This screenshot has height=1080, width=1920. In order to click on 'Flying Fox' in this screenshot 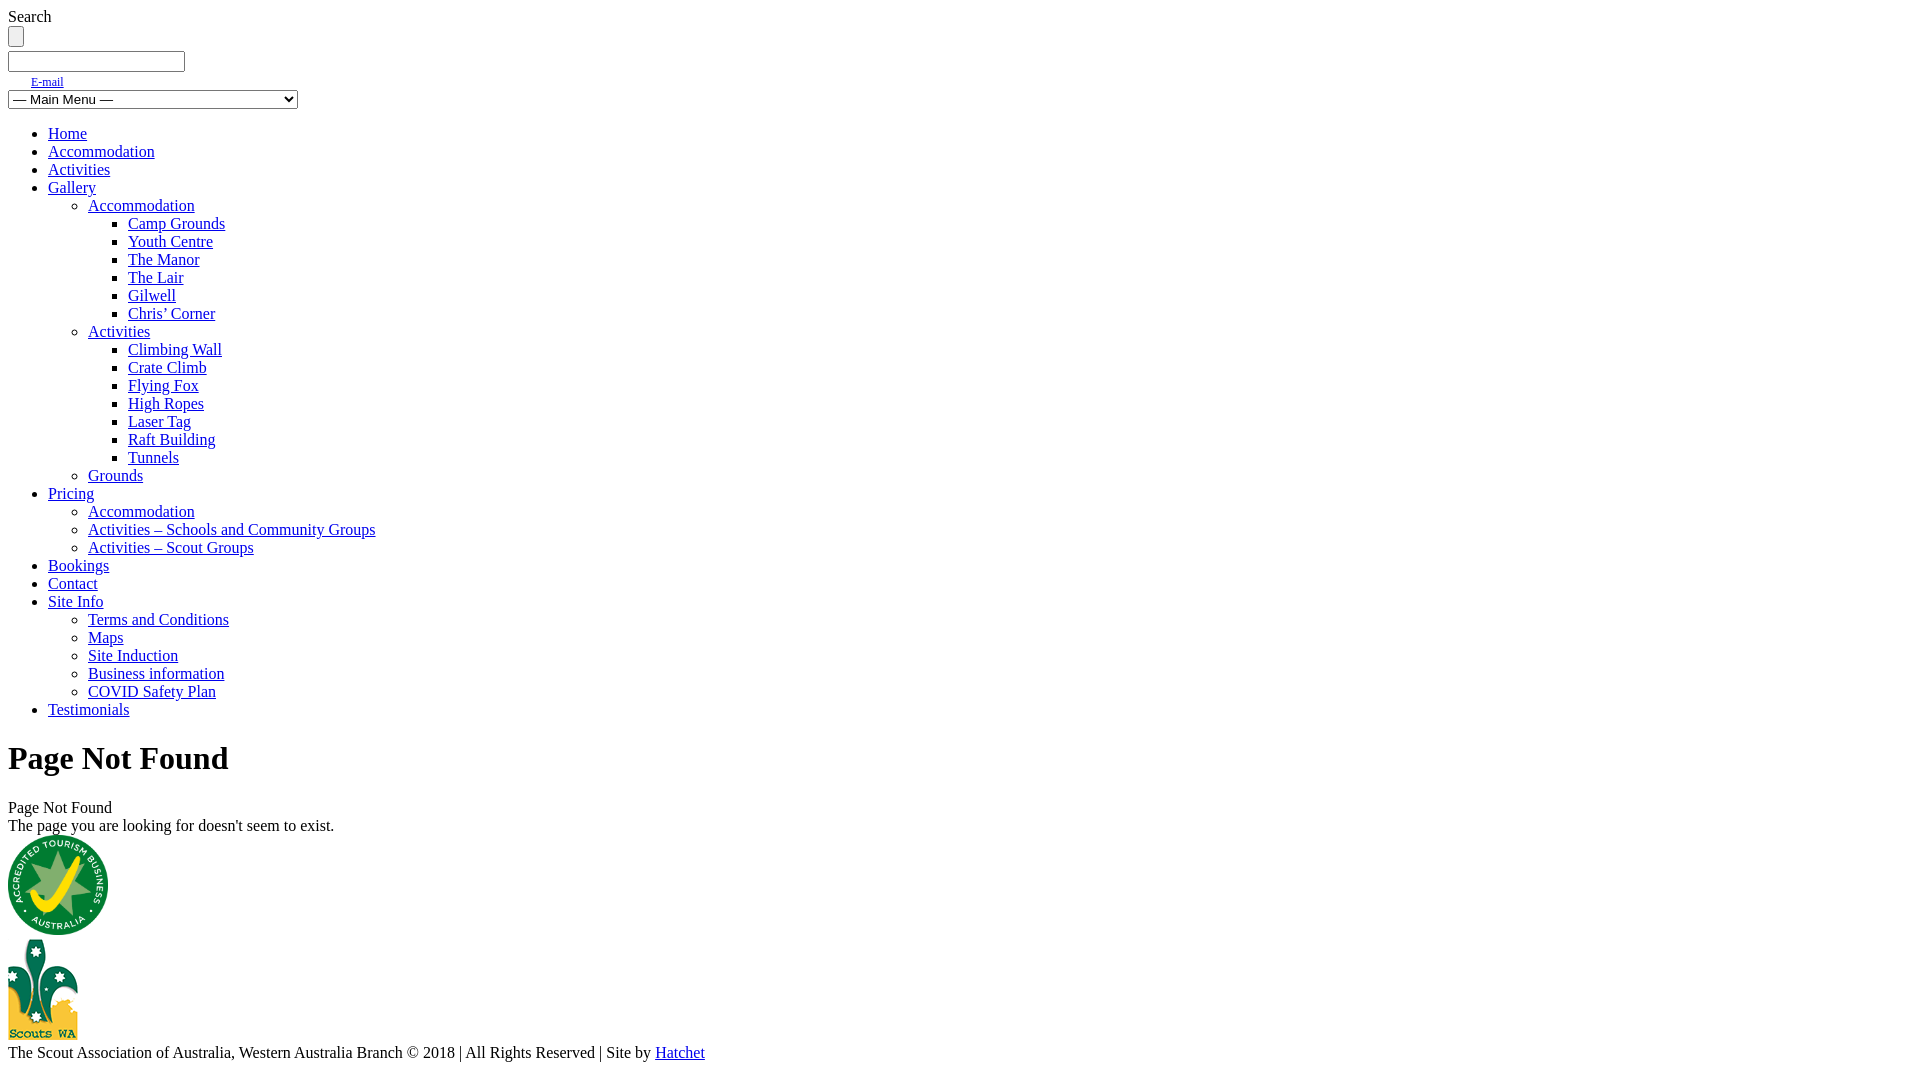, I will do `click(163, 385)`.